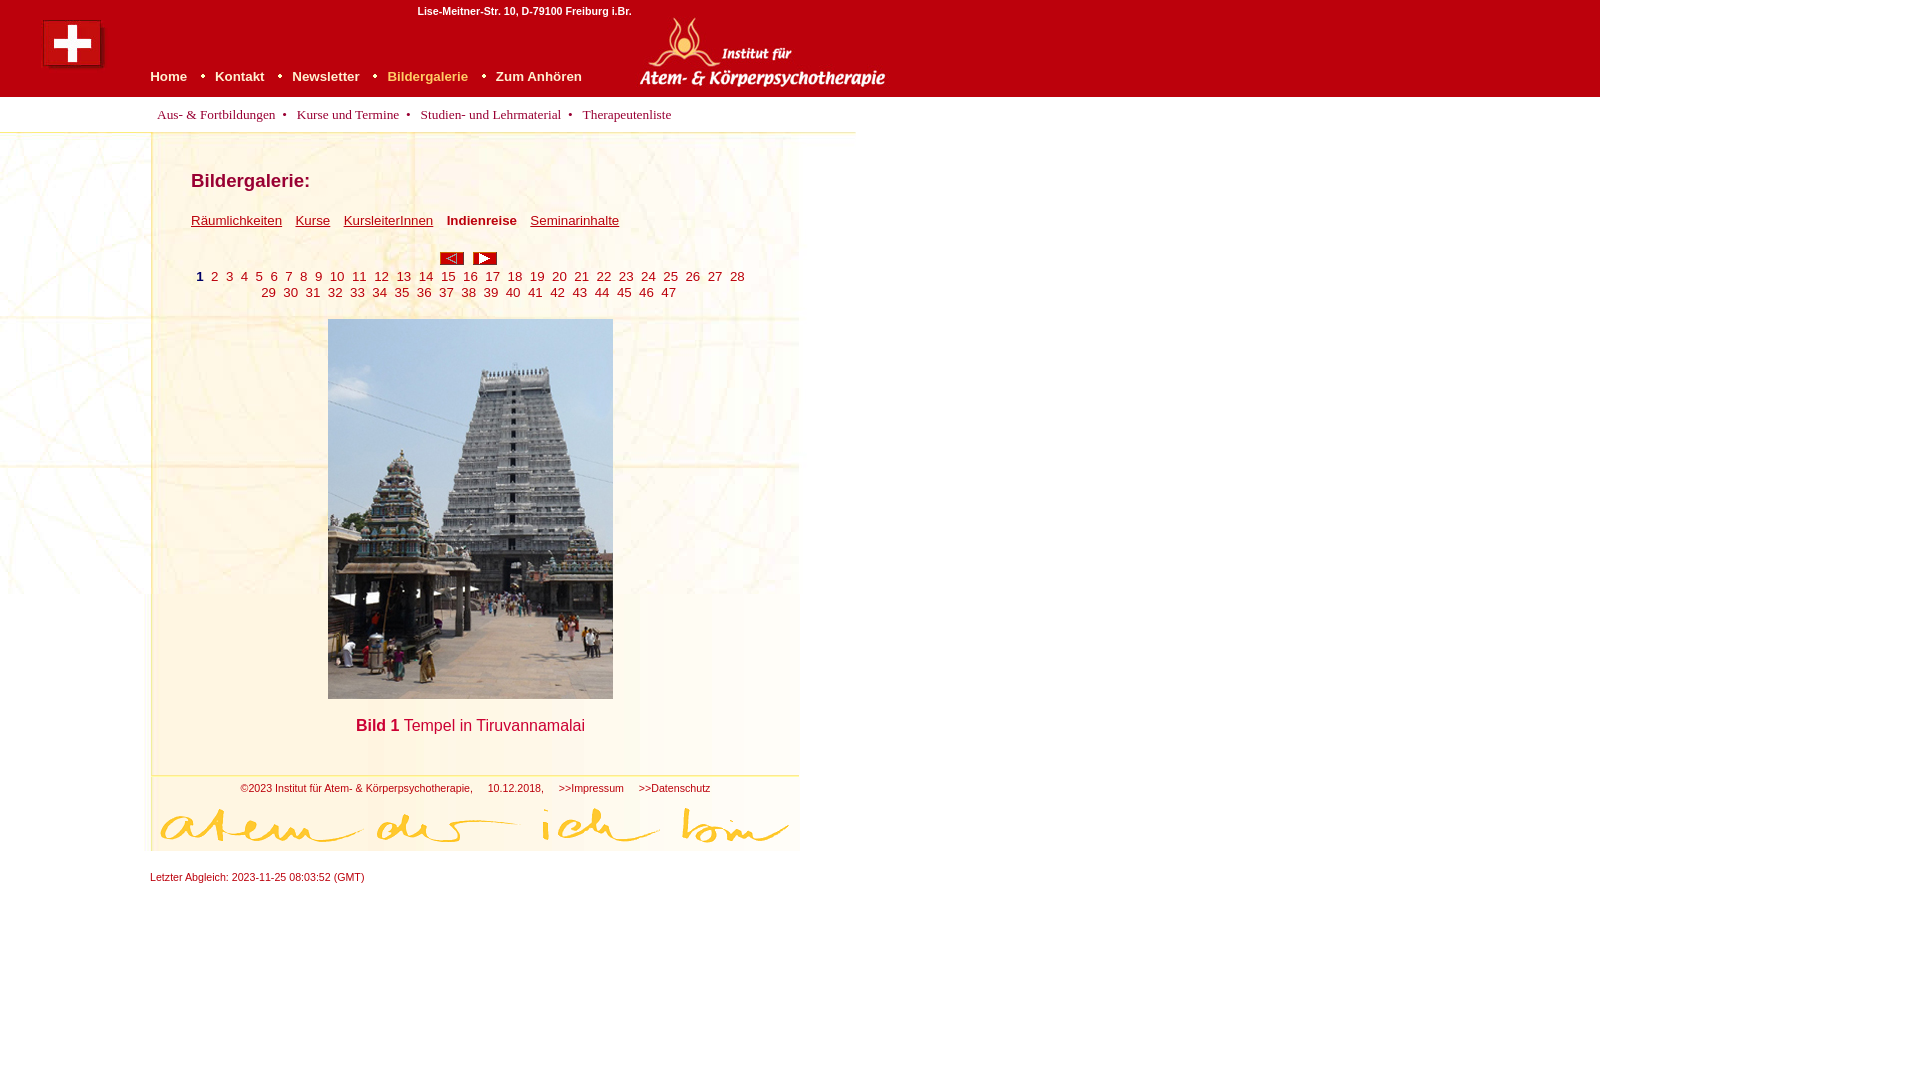 The height and width of the screenshot is (1080, 1920). Describe the element at coordinates (736, 276) in the screenshot. I see `'28'` at that location.